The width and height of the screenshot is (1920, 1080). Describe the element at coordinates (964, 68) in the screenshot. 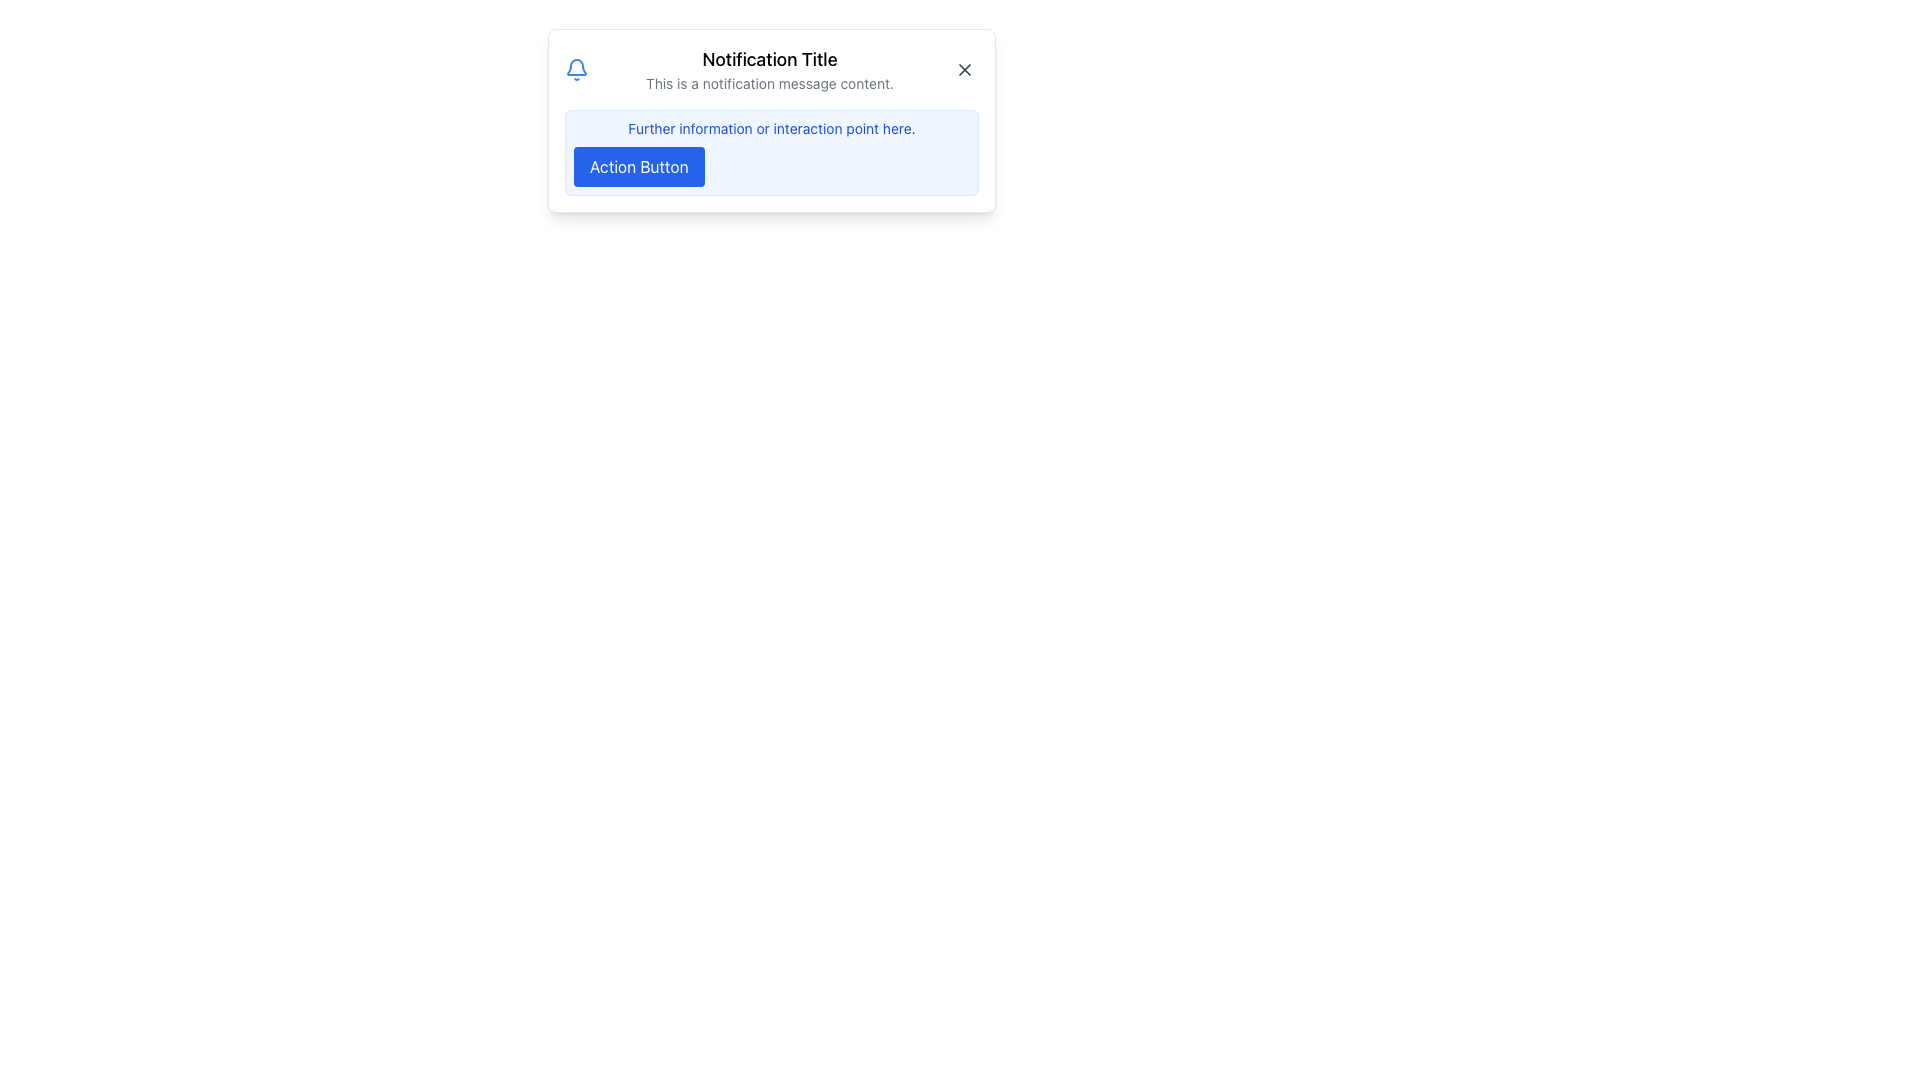

I see `the graphical icon representing a cross, which consists of diagonal lines intersecting in the middle, located at the top-right corner of a notification card` at that location.